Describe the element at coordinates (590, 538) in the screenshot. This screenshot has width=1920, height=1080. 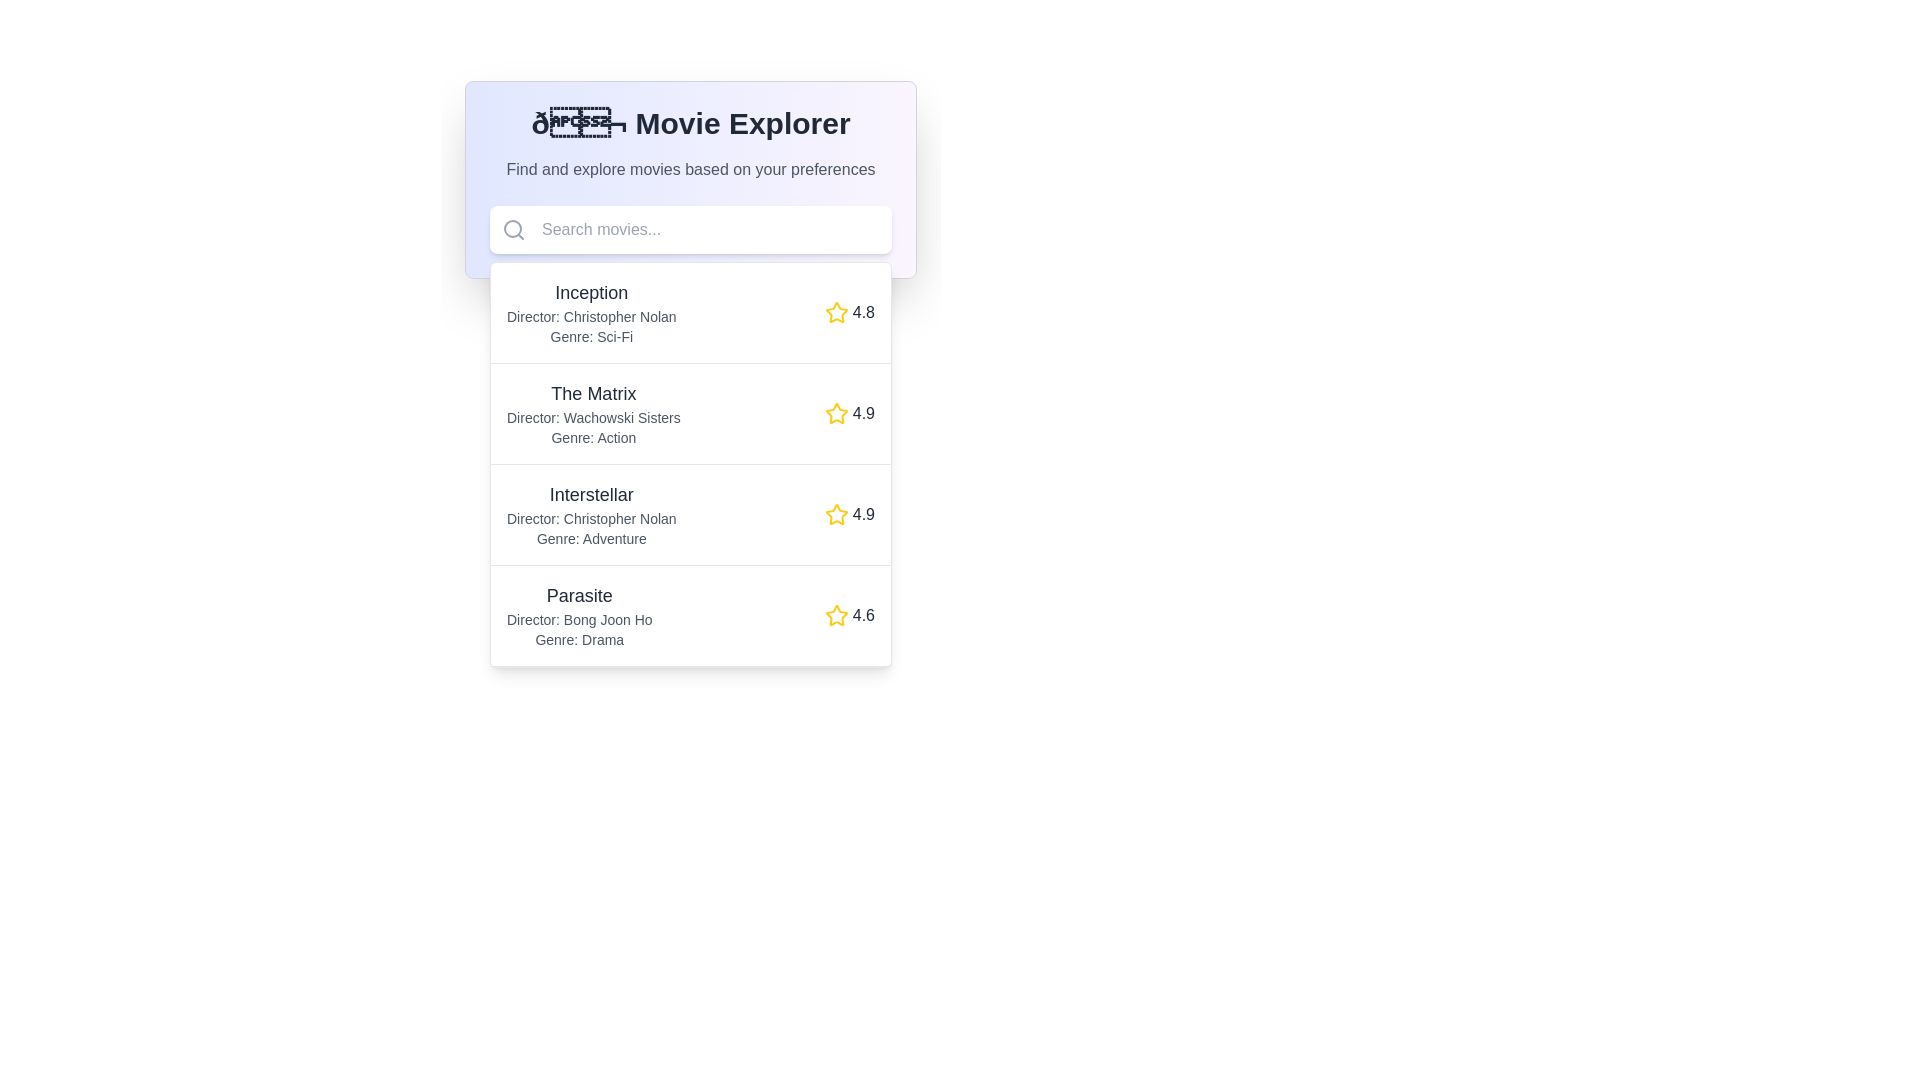
I see `the text label indicating the genre of the movie 'Adventure', which is located directly below 'Director: Christopher Nolan' in the third entry of the movie list` at that location.